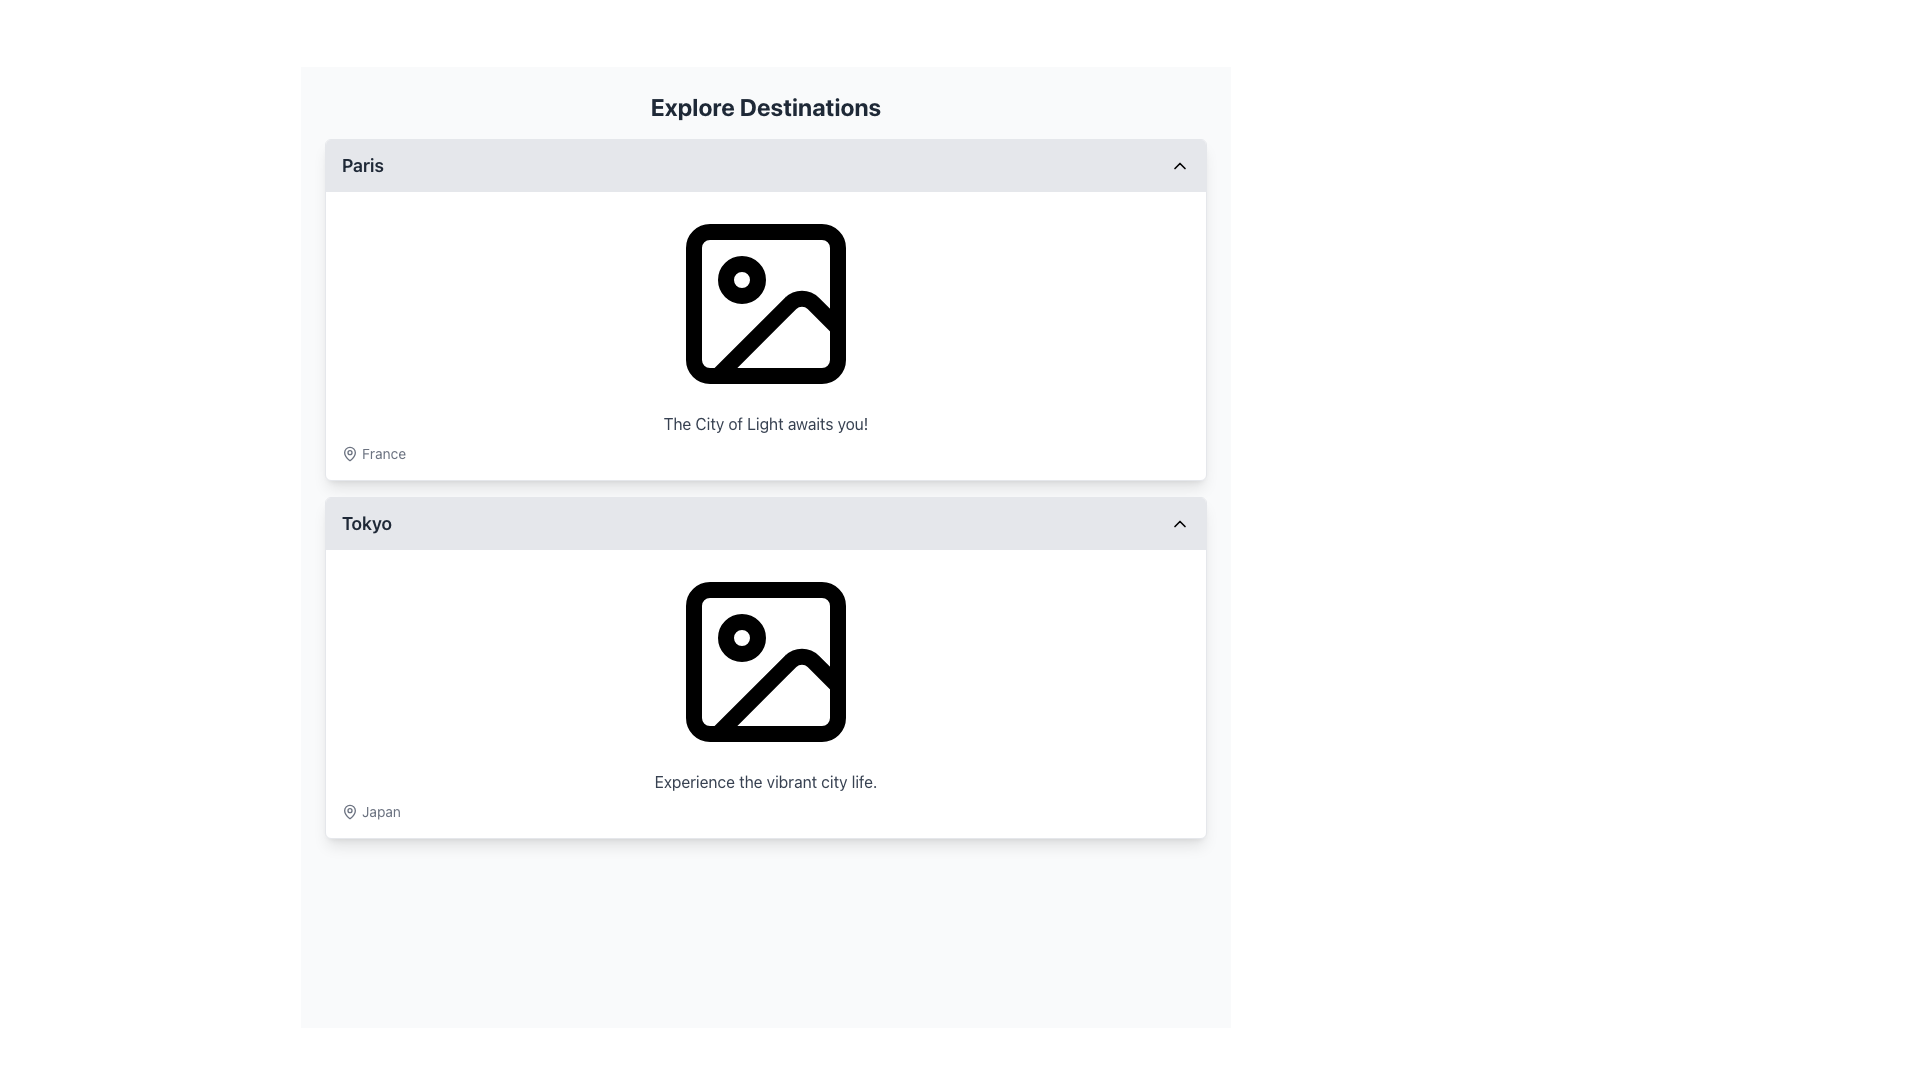  I want to click on the bold heading text 'Explore Destinations', so click(765, 107).